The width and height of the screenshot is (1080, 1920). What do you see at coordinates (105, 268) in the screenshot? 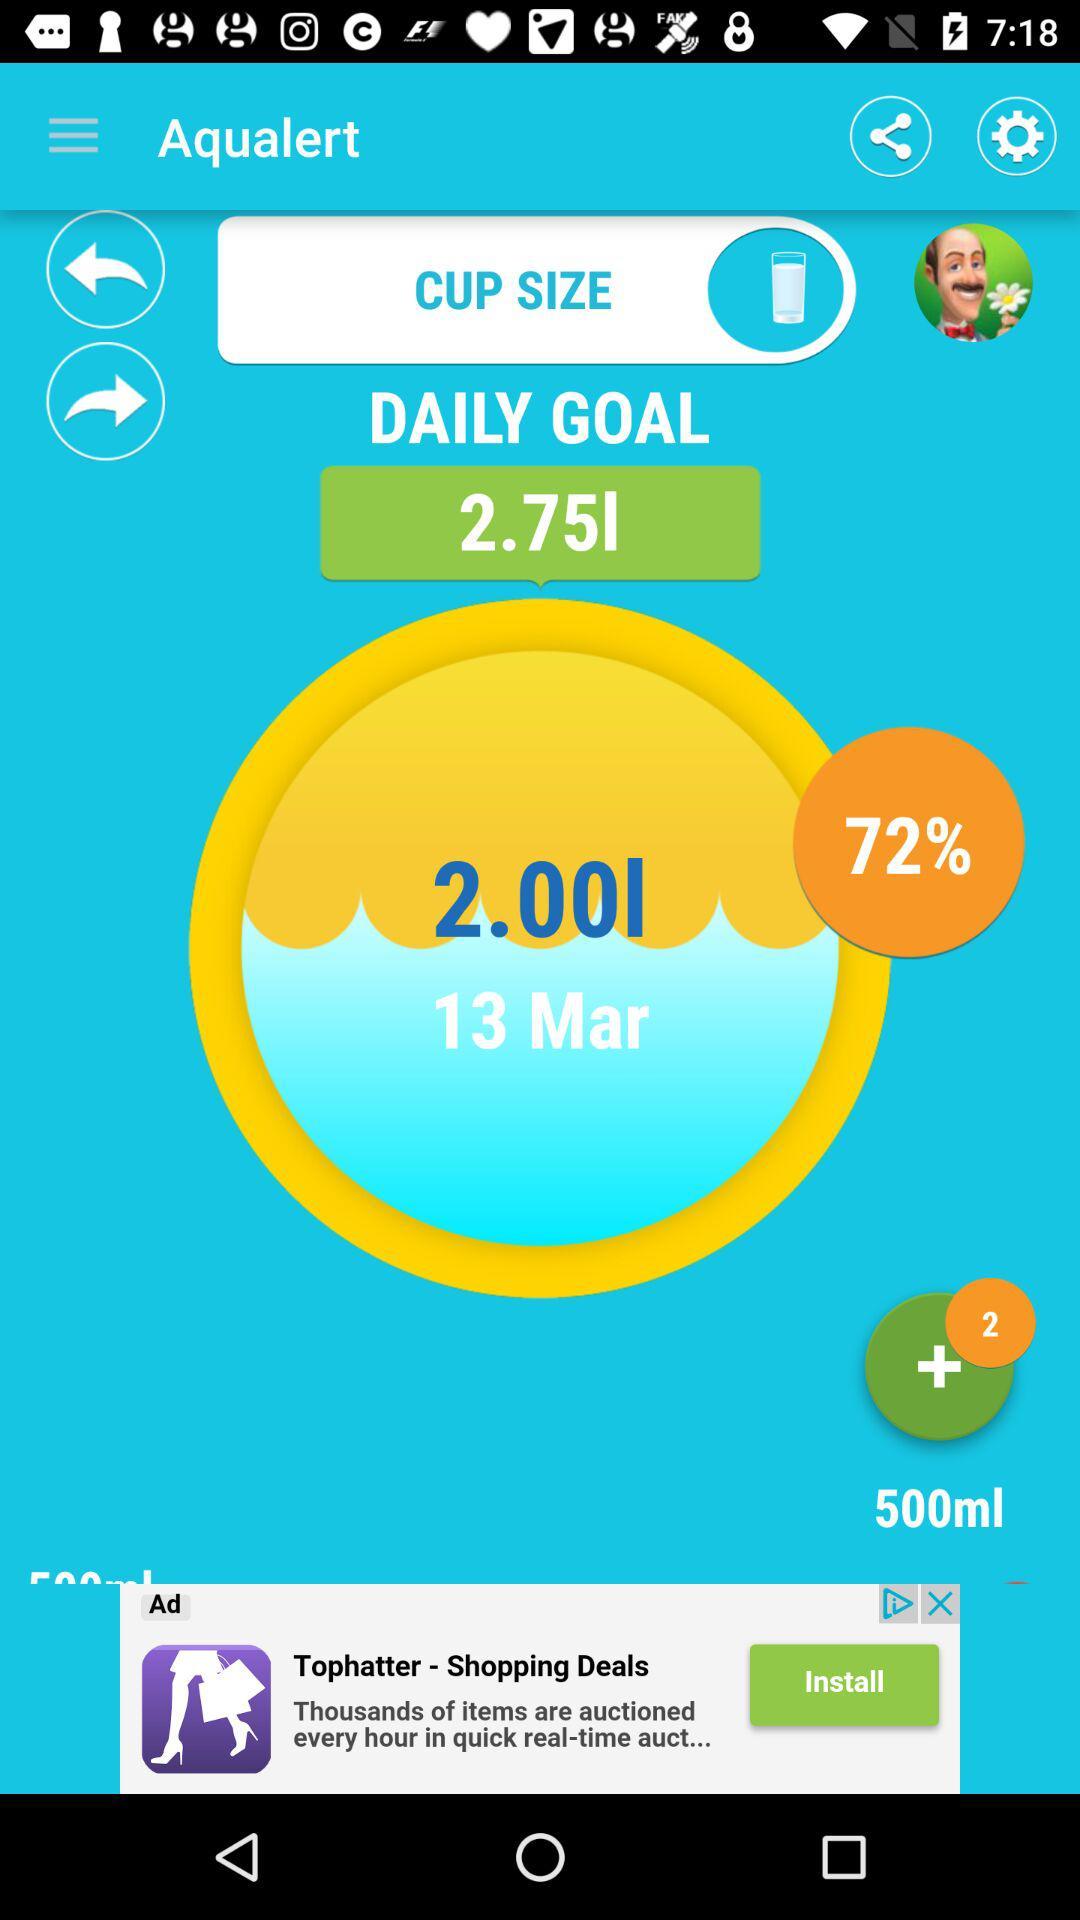
I see `back button` at bounding box center [105, 268].